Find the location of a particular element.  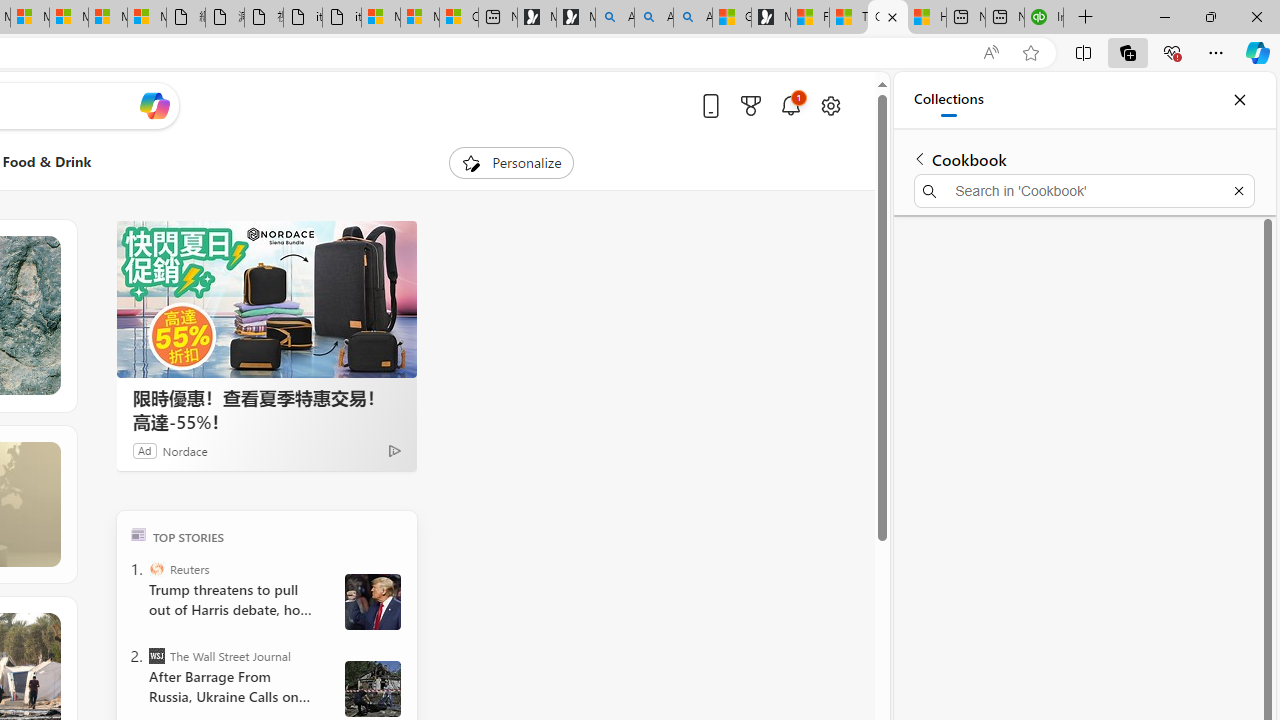

'Personalize' is located at coordinates (512, 162).